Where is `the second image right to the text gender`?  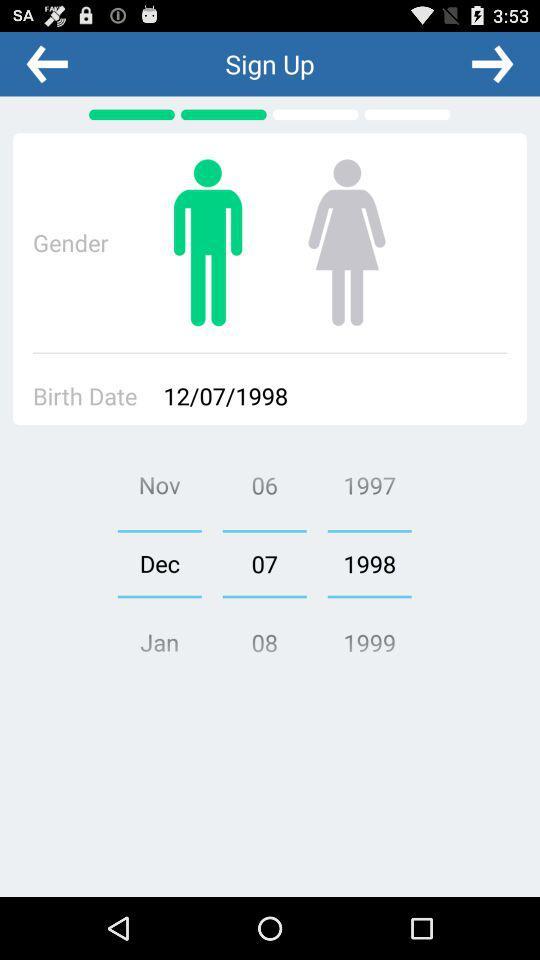
the second image right to the text gender is located at coordinates (346, 241).